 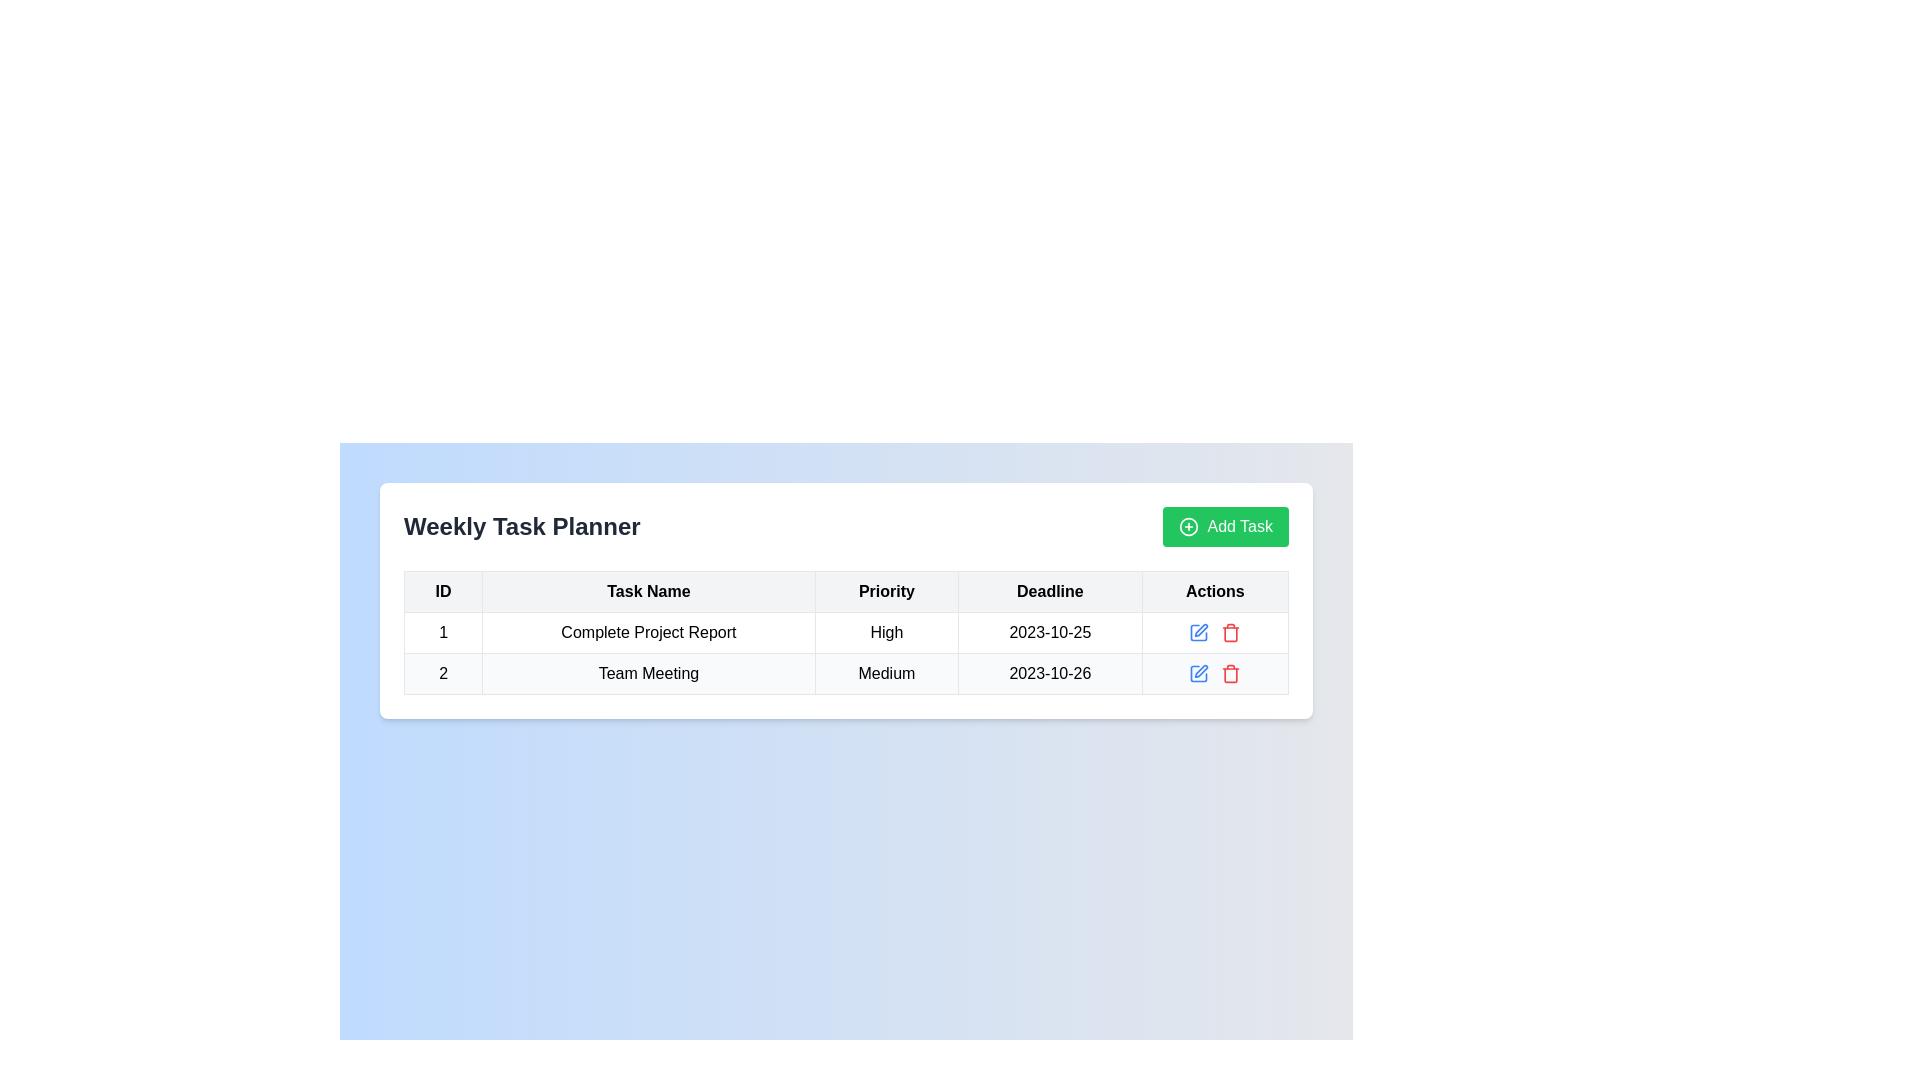 I want to click on the text label displaying the date '2023-10-25' in the fourth column of the first row of the table, which represents the task 'Complete Project Report', so click(x=1049, y=632).